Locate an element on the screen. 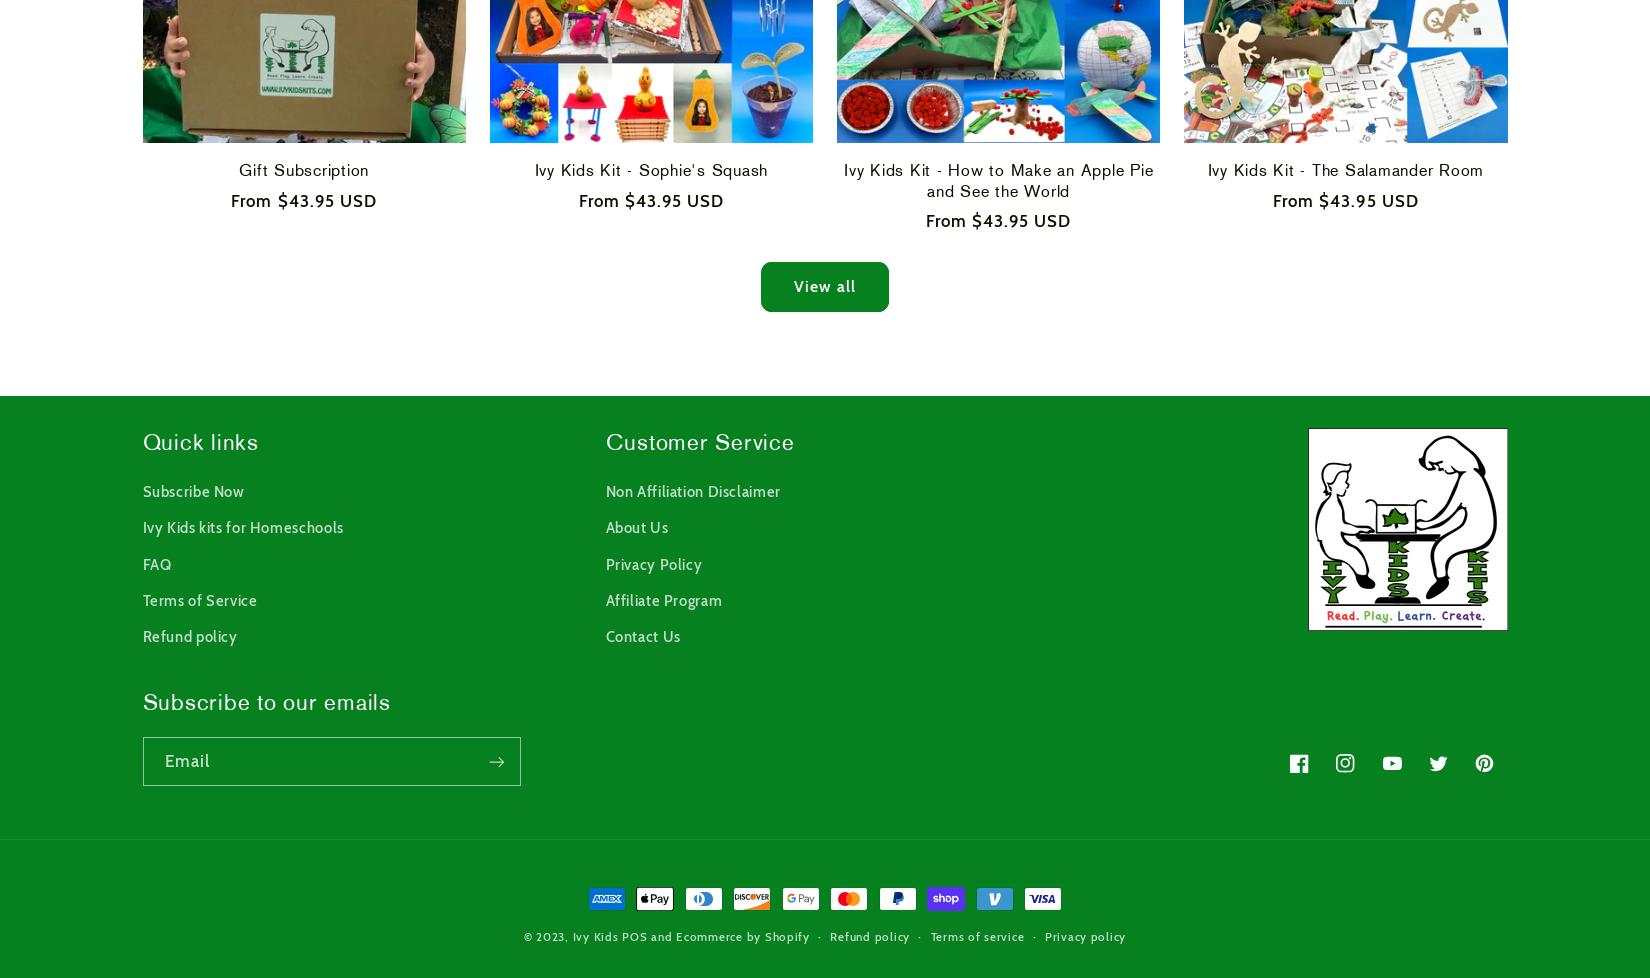 The image size is (1650, 978). 'Ivy Kids Kit - How to Make an Apple Pie and See the World' is located at coordinates (998, 180).